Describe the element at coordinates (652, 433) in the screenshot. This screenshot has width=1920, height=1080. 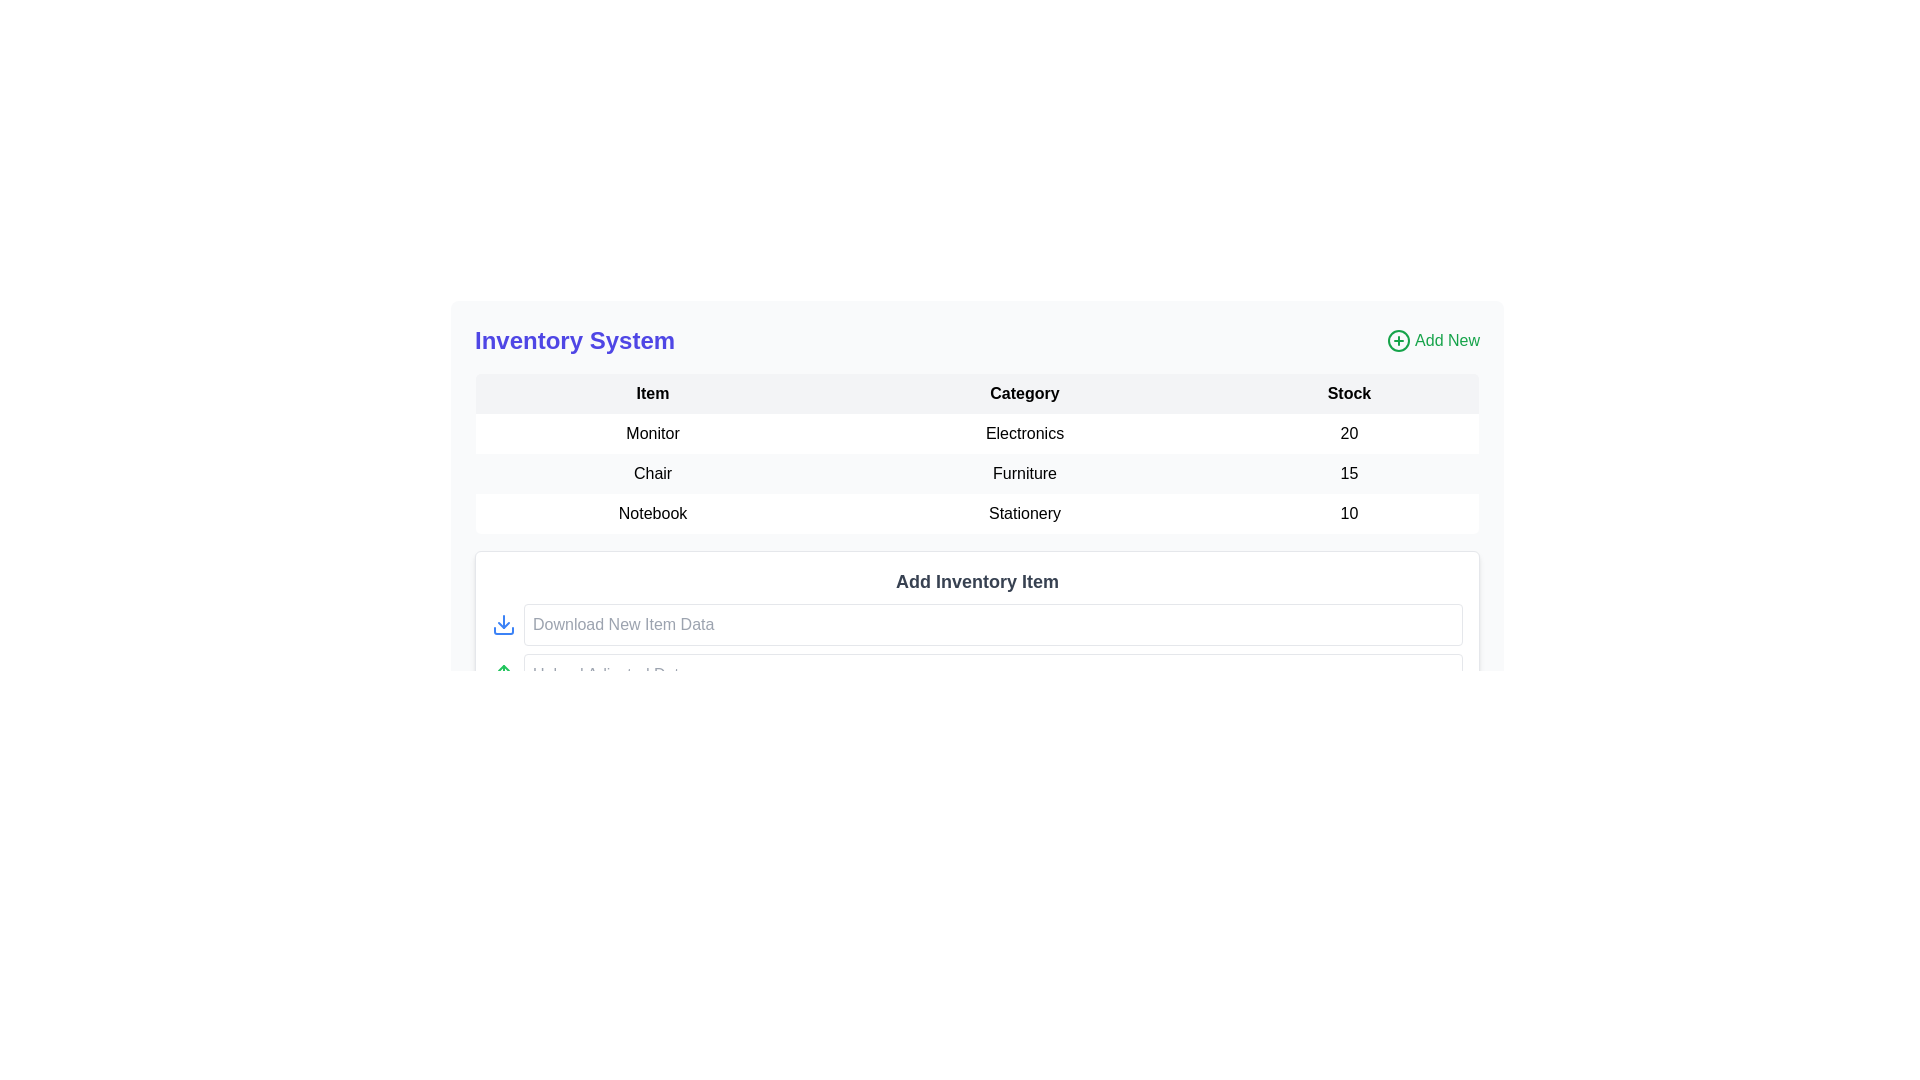
I see `the 'Monitor' text label in the Item column of the table` at that location.